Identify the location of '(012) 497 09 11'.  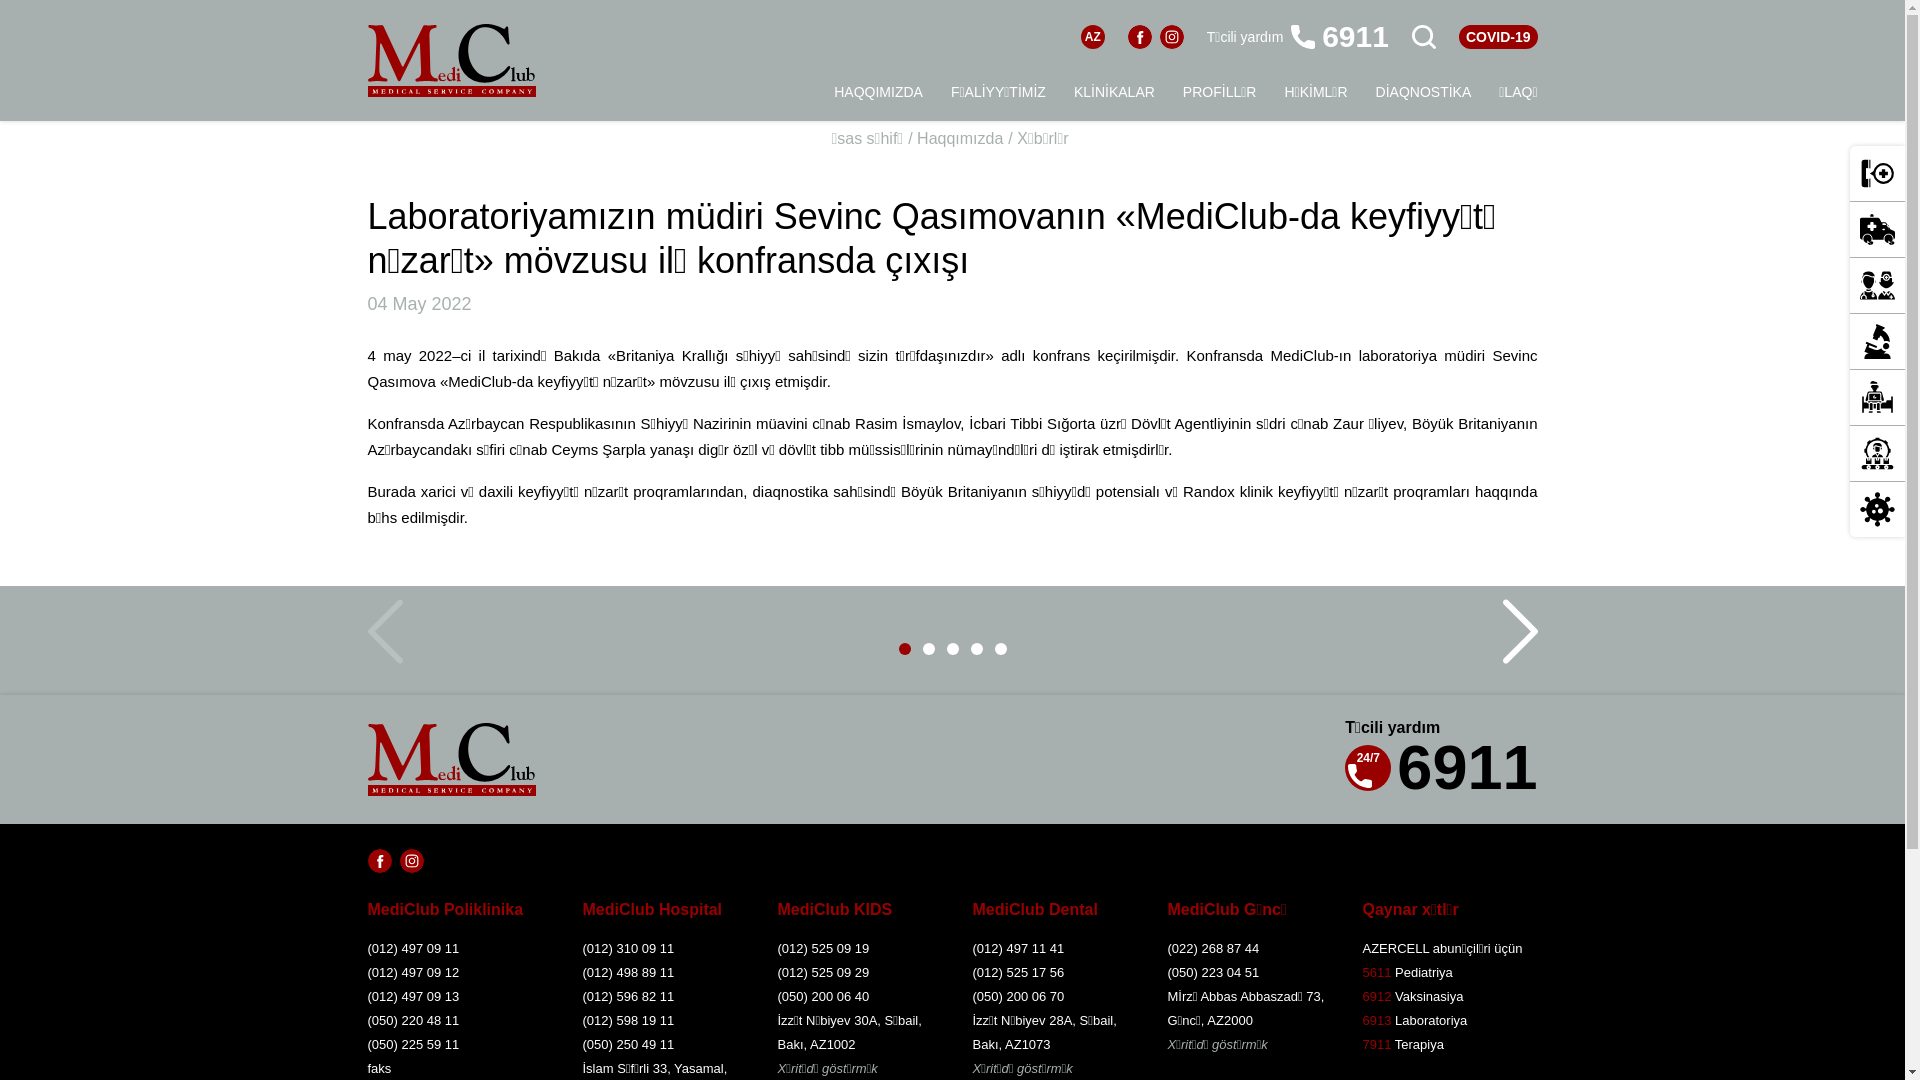
(456, 947).